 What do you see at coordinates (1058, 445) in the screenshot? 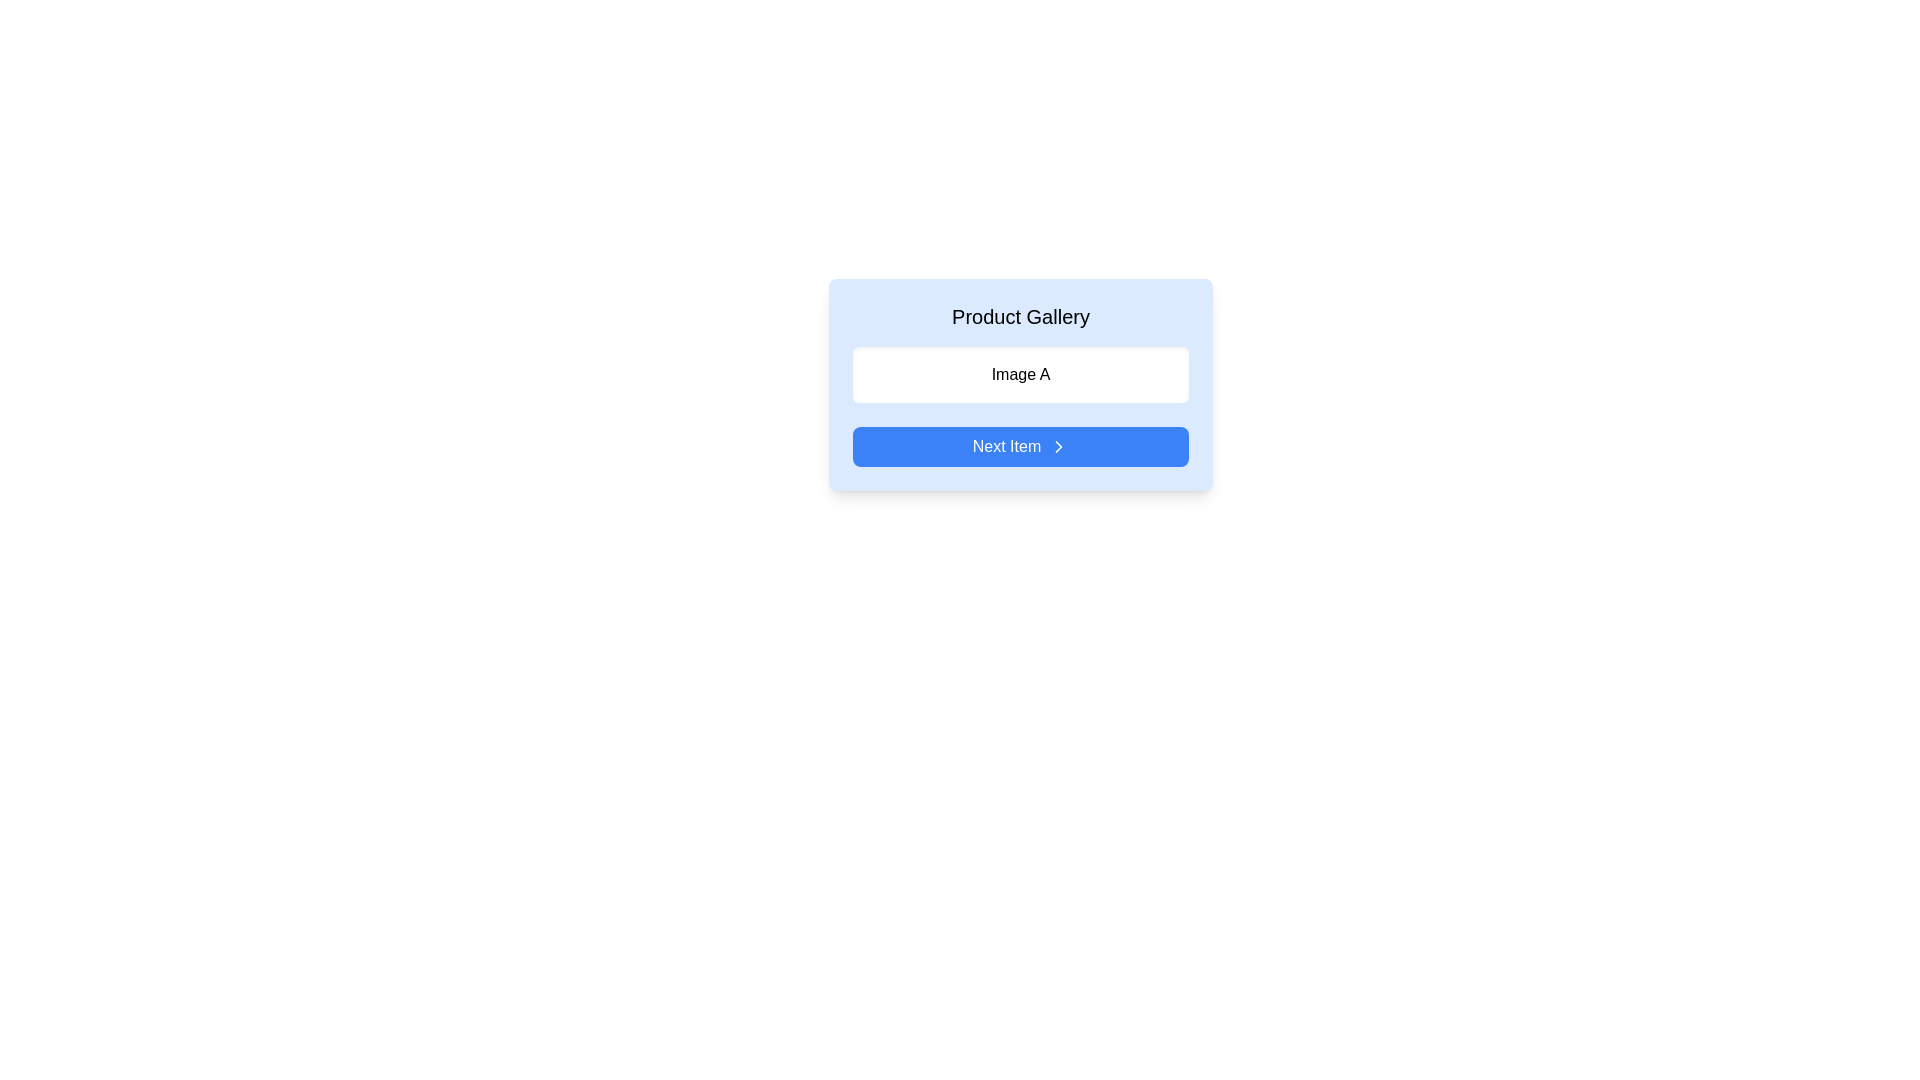
I see `the SVG chevron icon on the right side of the blue 'Next Item' button` at bounding box center [1058, 445].